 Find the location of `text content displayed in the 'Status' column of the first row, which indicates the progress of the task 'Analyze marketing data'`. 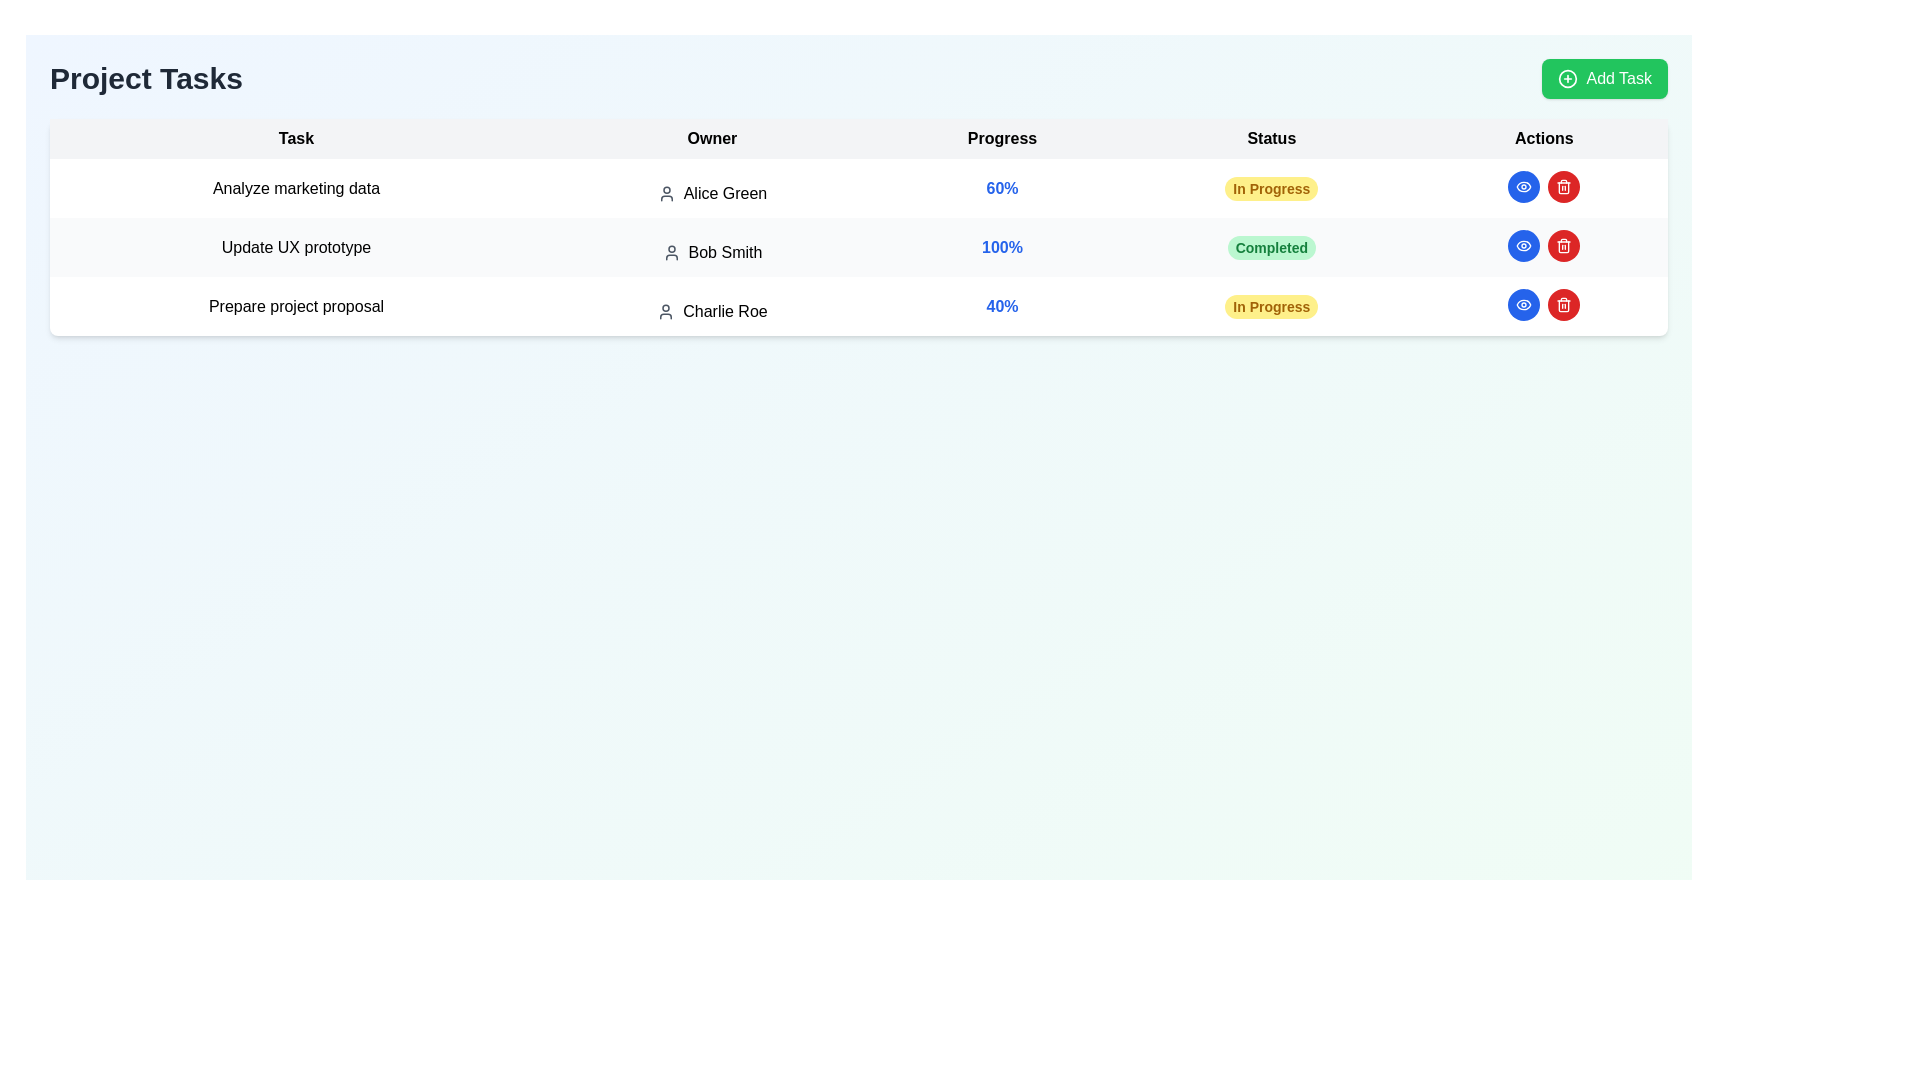

text content displayed in the 'Status' column of the first row, which indicates the progress of the task 'Analyze marketing data' is located at coordinates (1270, 188).